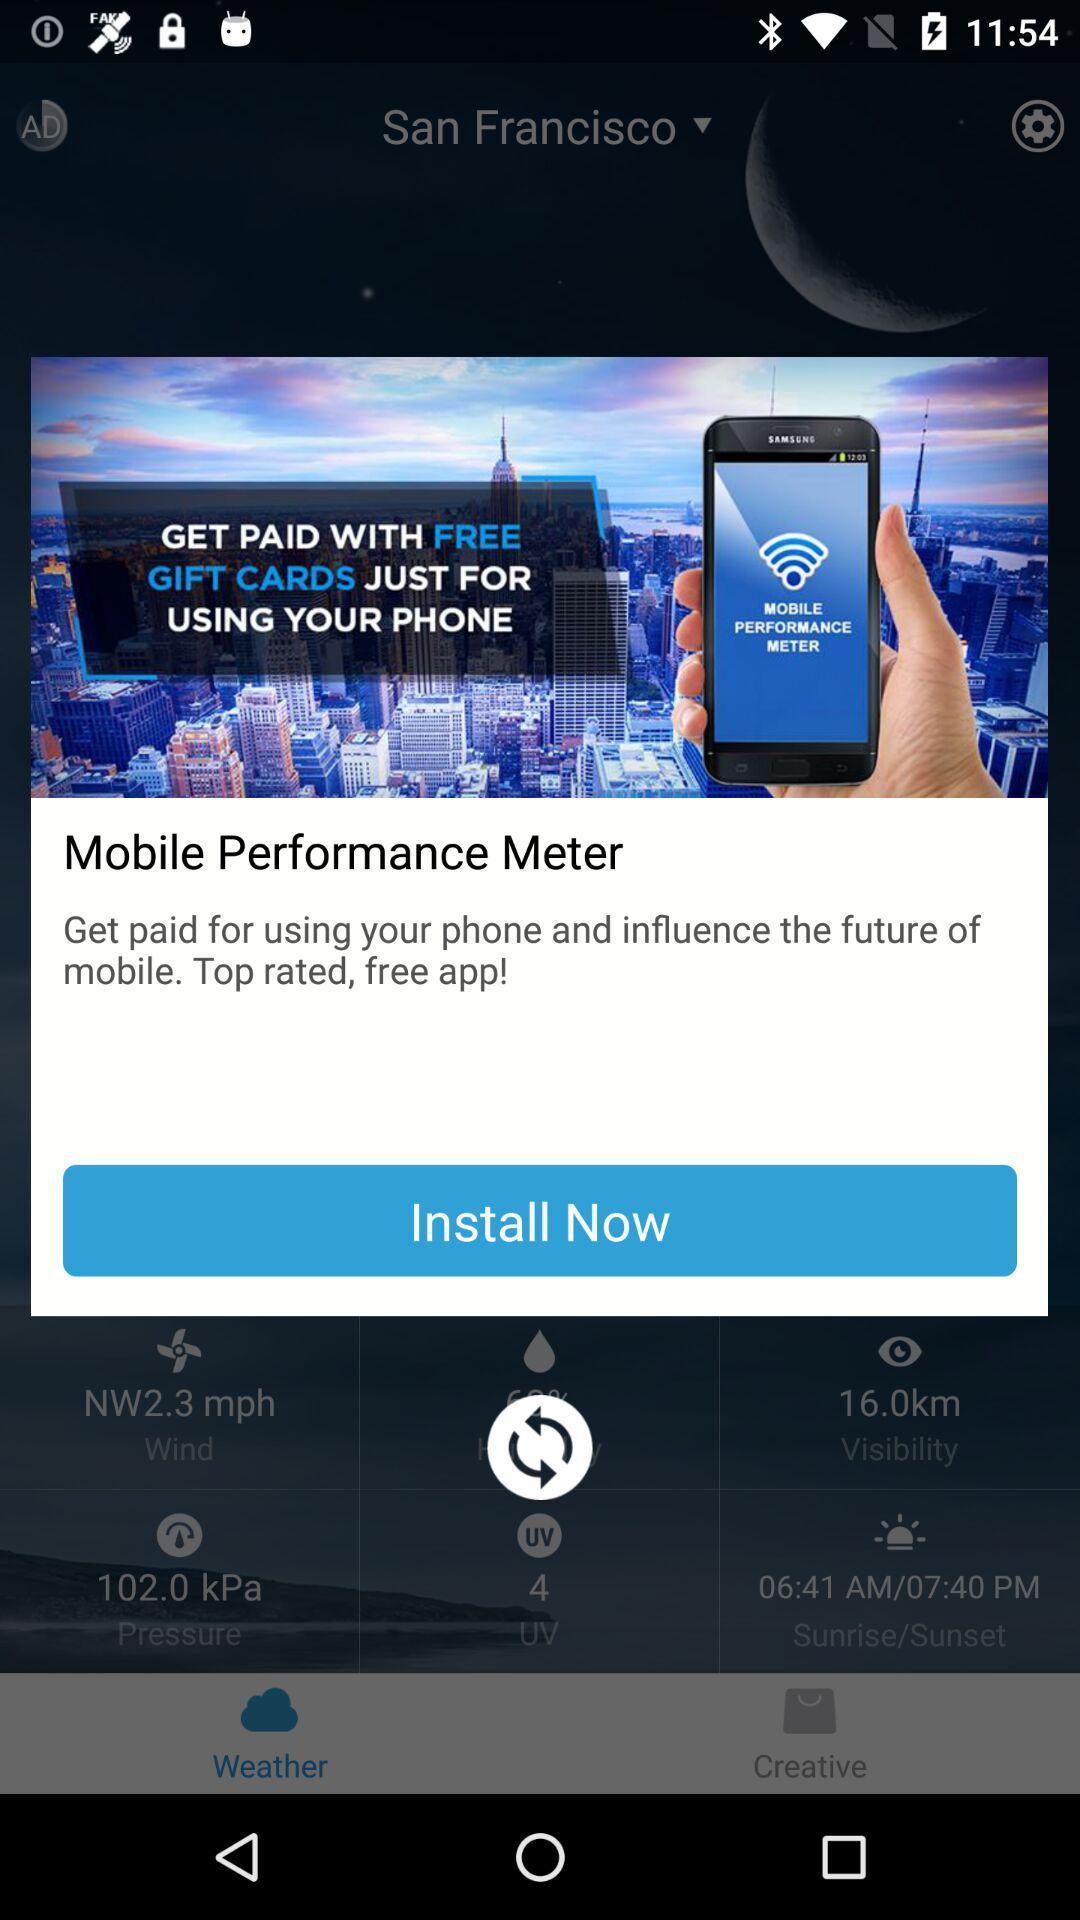 This screenshot has width=1080, height=1920. What do you see at coordinates (540, 1447) in the screenshot?
I see `the item at the bottom` at bounding box center [540, 1447].